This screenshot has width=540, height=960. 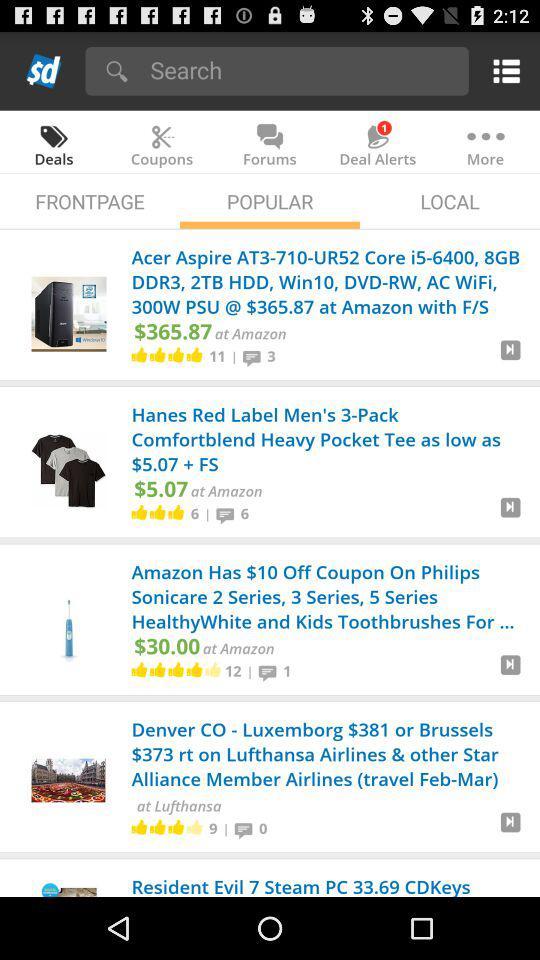 I want to click on next page, so click(x=510, y=357).